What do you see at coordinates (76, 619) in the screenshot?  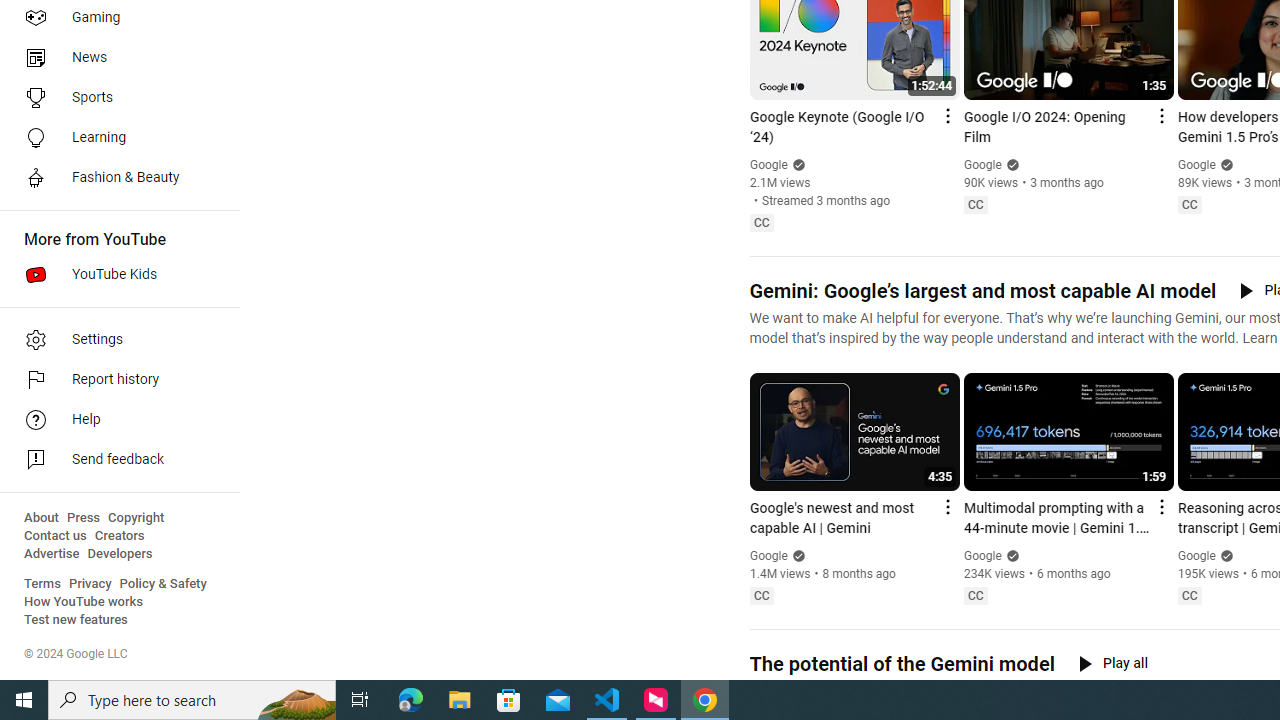 I see `'Test new features'` at bounding box center [76, 619].